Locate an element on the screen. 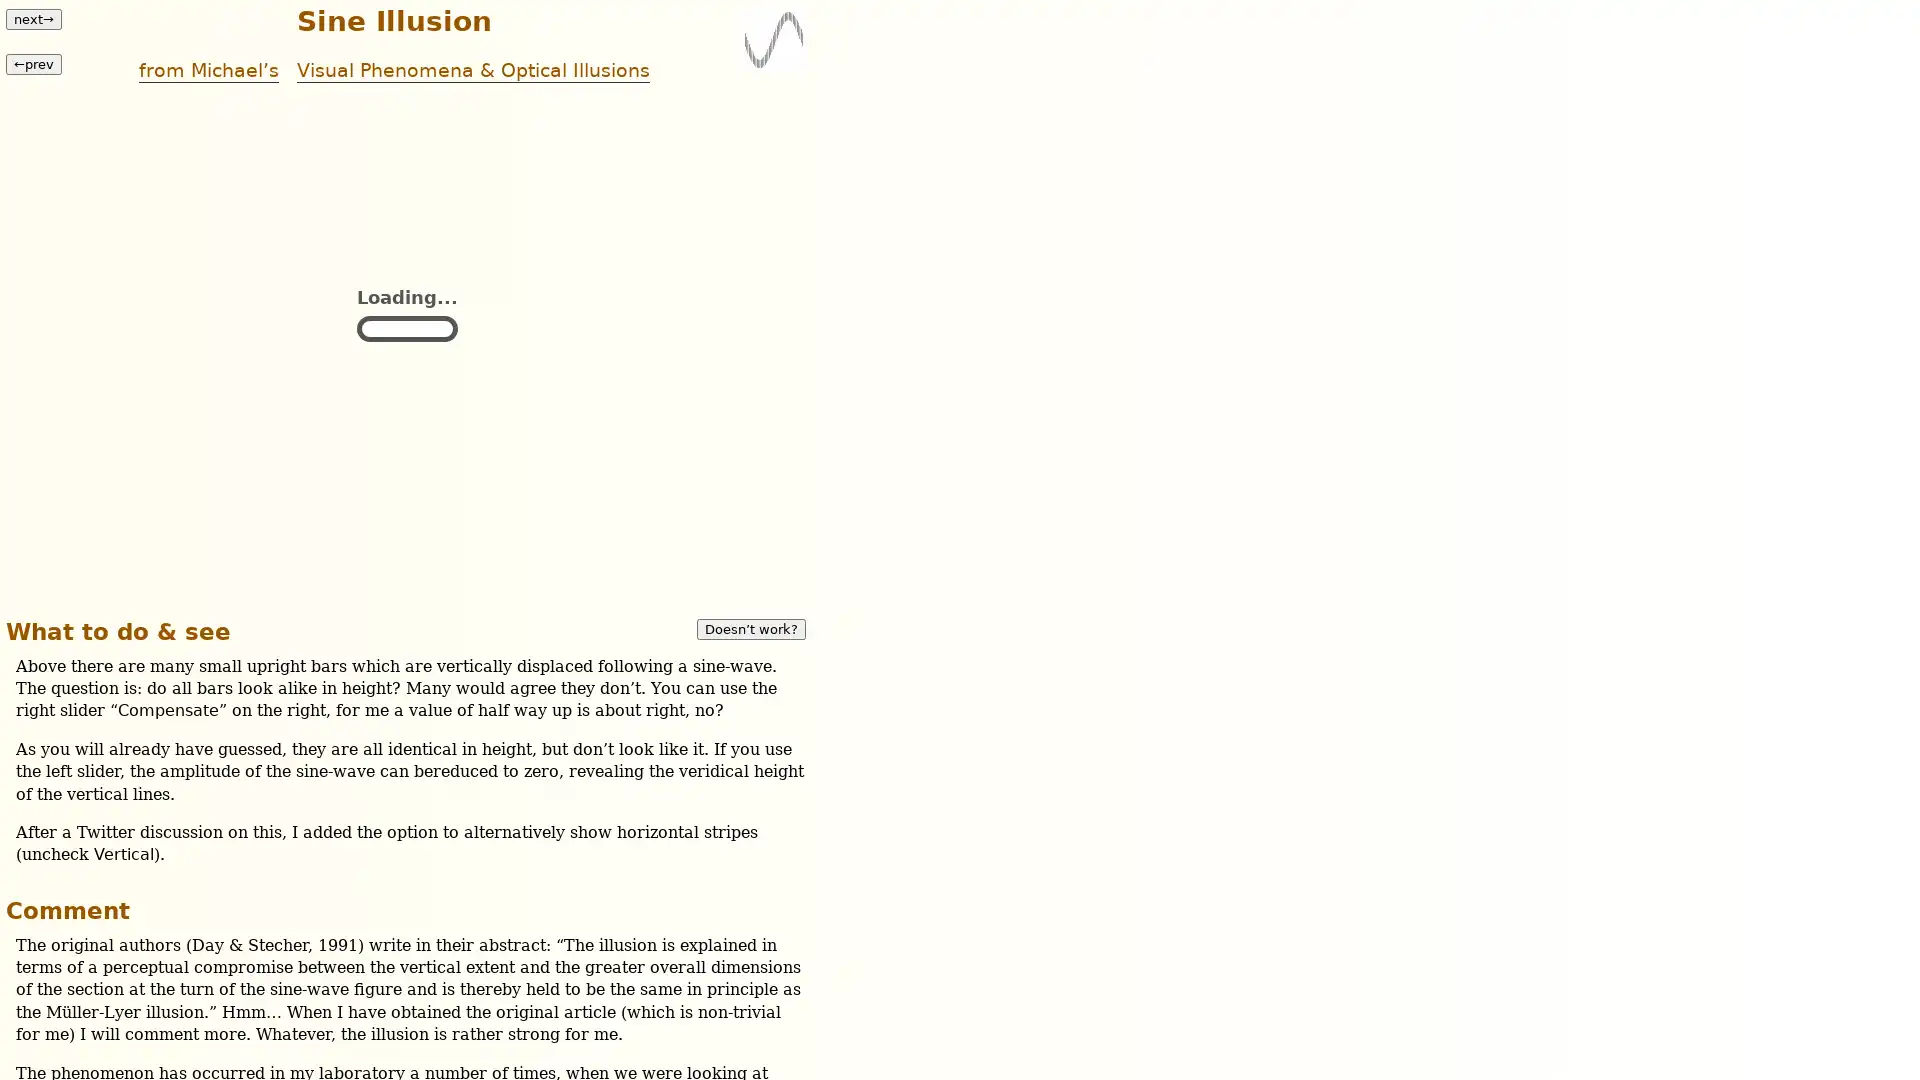 The height and width of the screenshot is (1080, 1920). next is located at coordinates (33, 19).